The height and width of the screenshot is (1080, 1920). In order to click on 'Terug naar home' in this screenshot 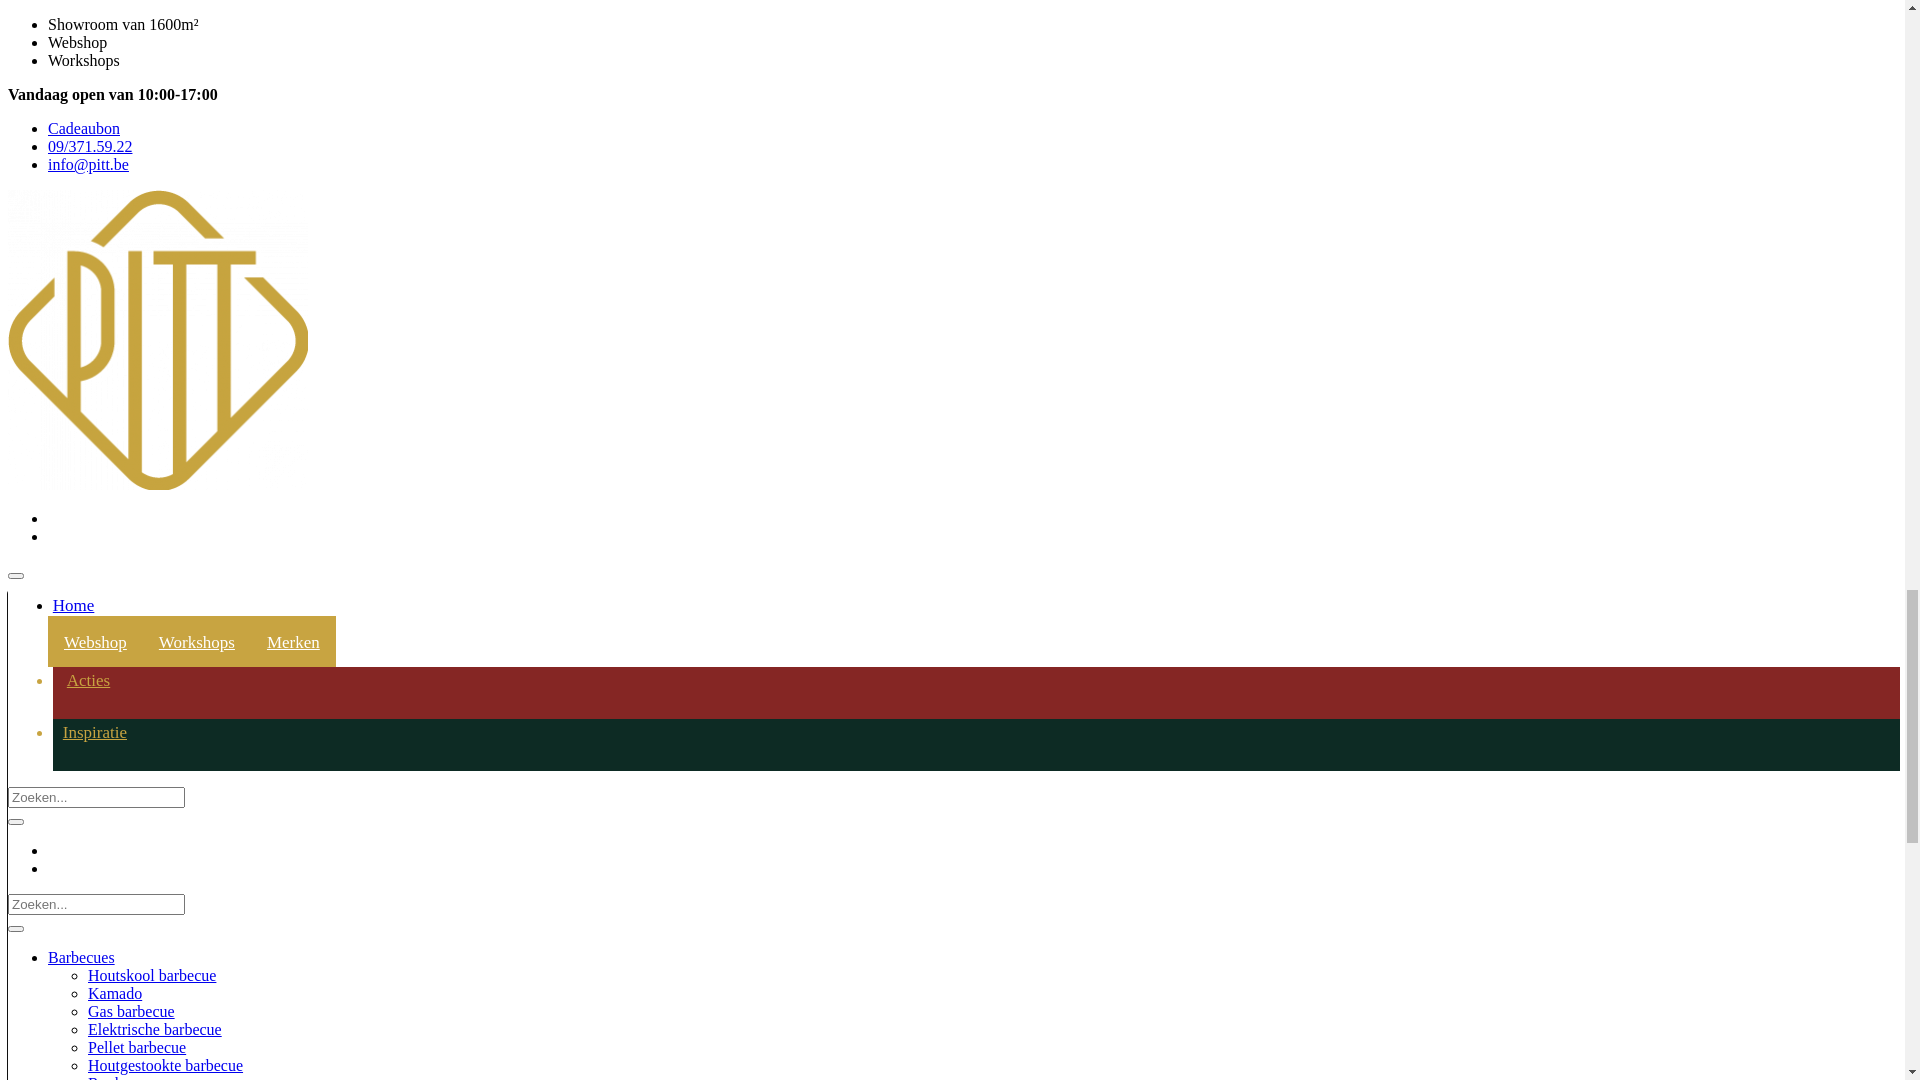, I will do `click(62, 358)`.